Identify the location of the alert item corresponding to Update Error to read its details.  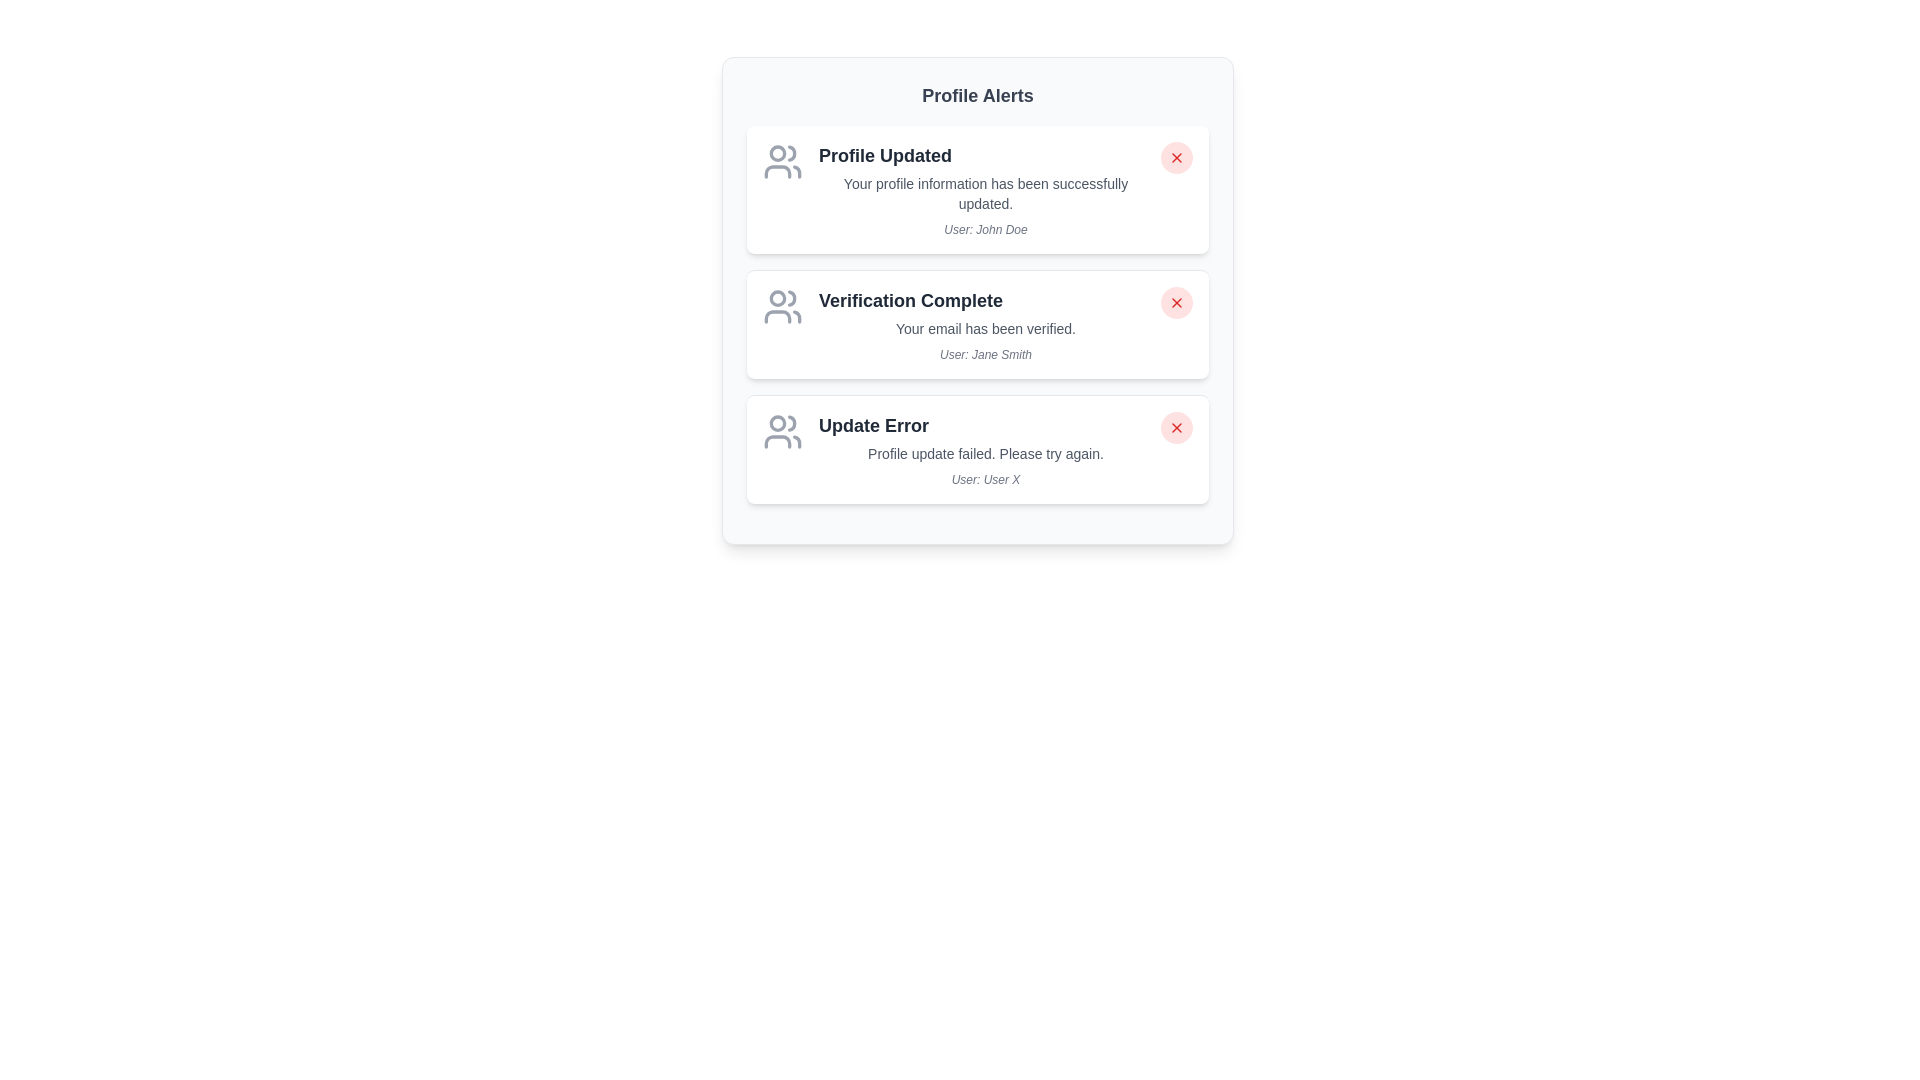
(978, 448).